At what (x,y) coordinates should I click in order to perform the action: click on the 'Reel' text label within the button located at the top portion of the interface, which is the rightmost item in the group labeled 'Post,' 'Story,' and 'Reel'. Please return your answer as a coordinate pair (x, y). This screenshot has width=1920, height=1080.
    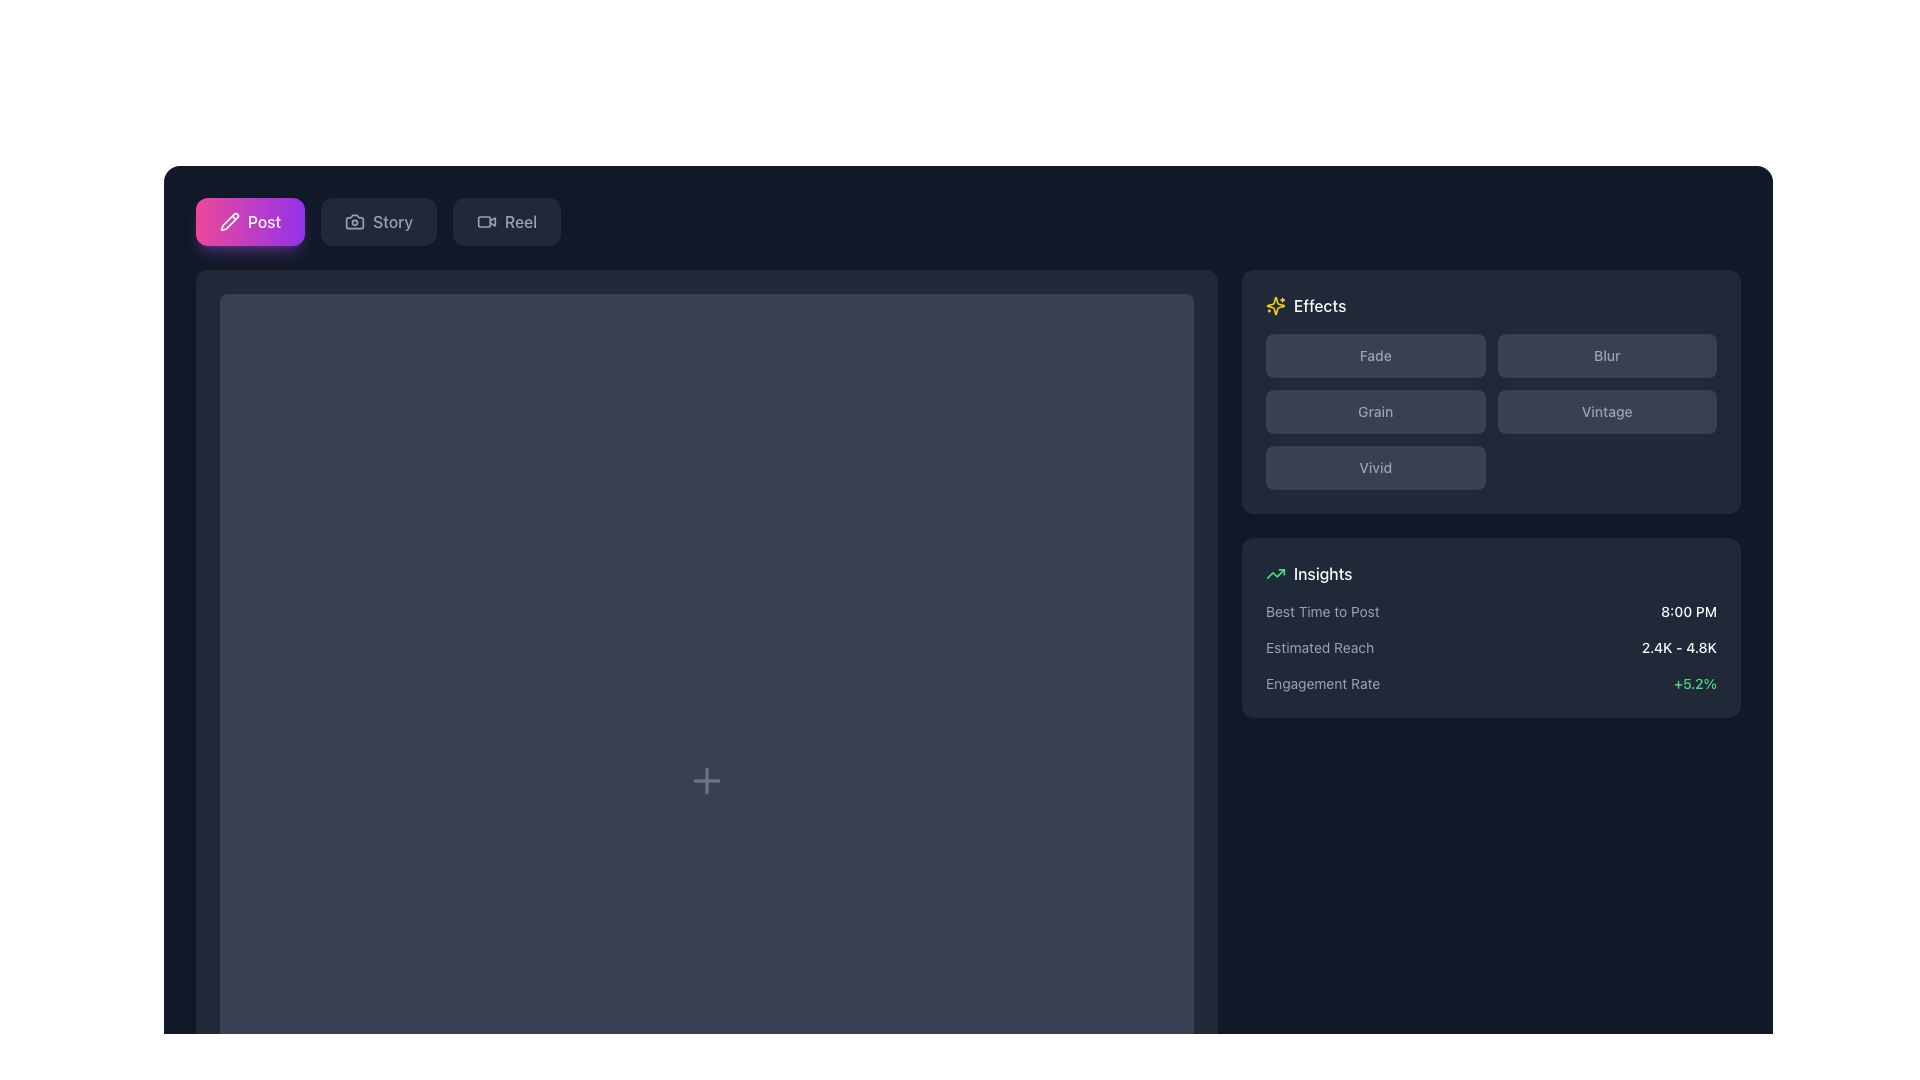
    Looking at the image, I should click on (521, 222).